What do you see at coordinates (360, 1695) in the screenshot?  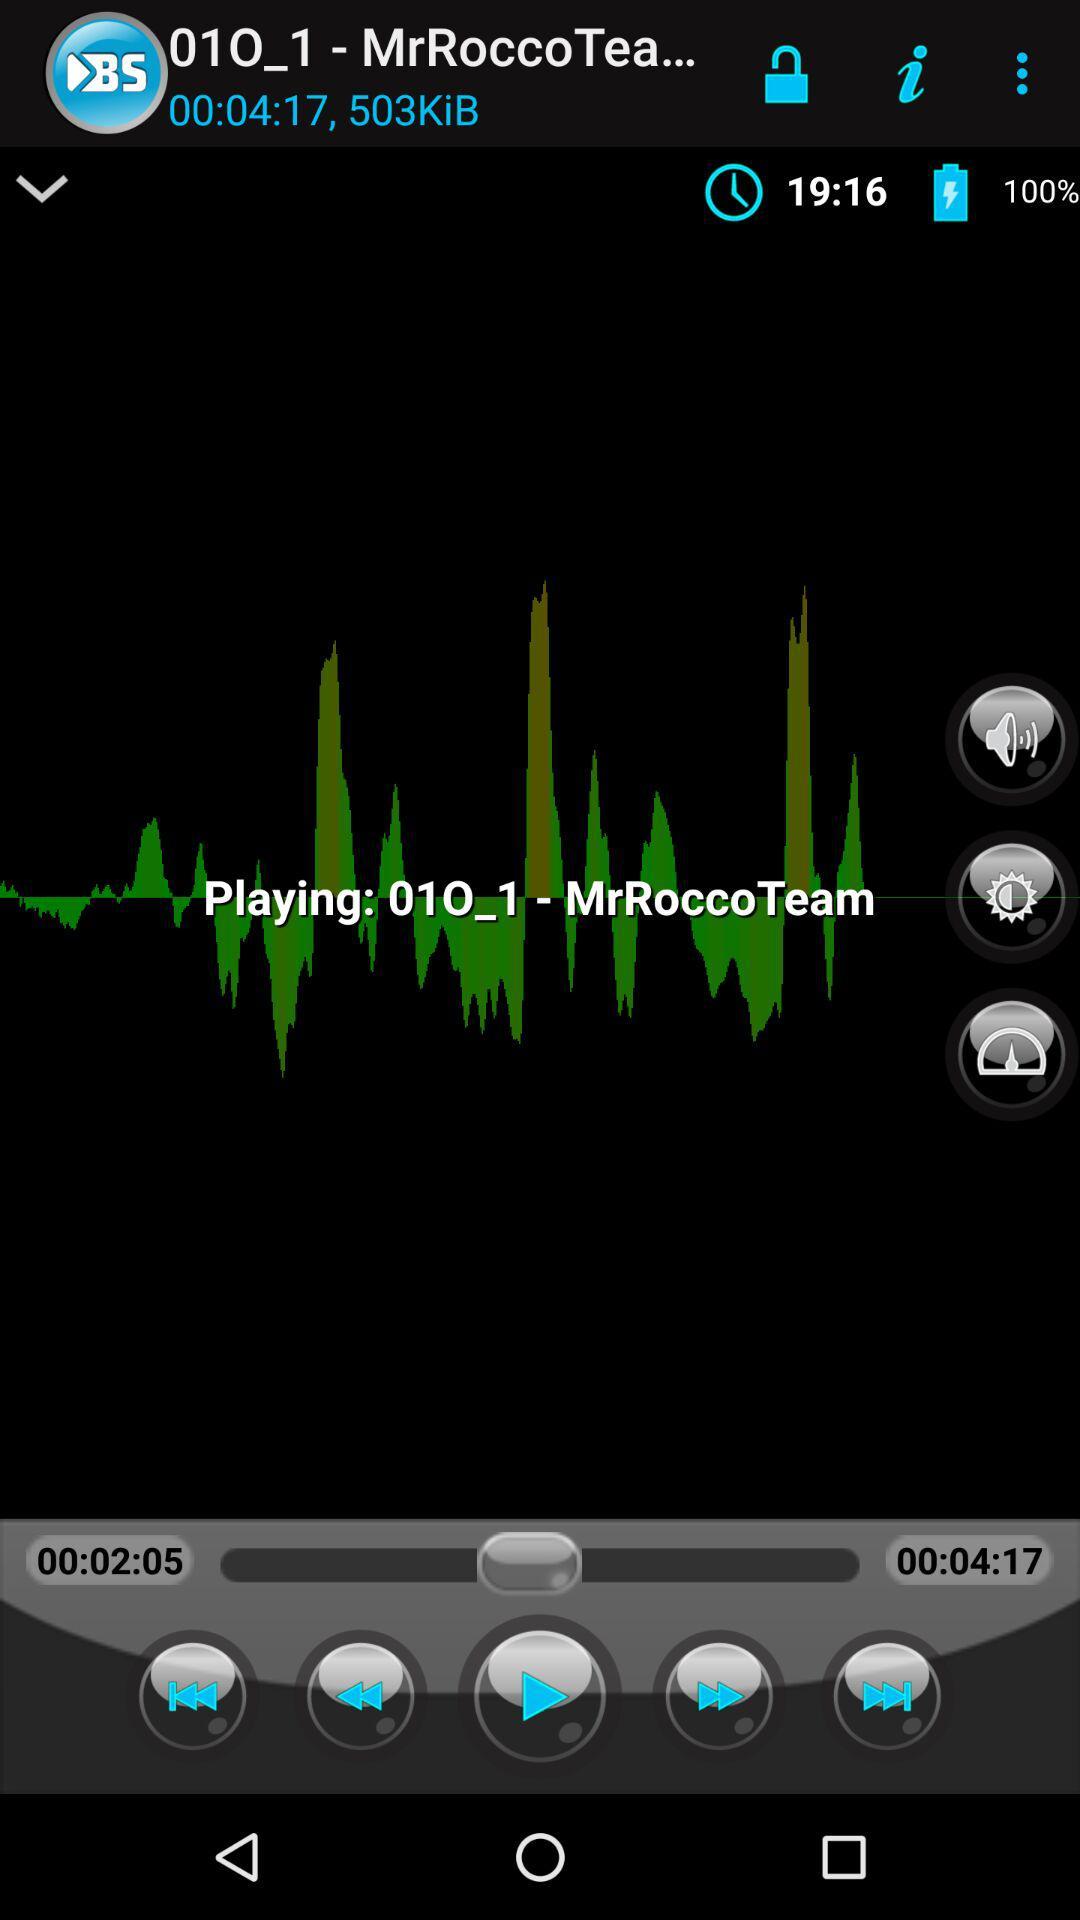 I see `rewind` at bounding box center [360, 1695].